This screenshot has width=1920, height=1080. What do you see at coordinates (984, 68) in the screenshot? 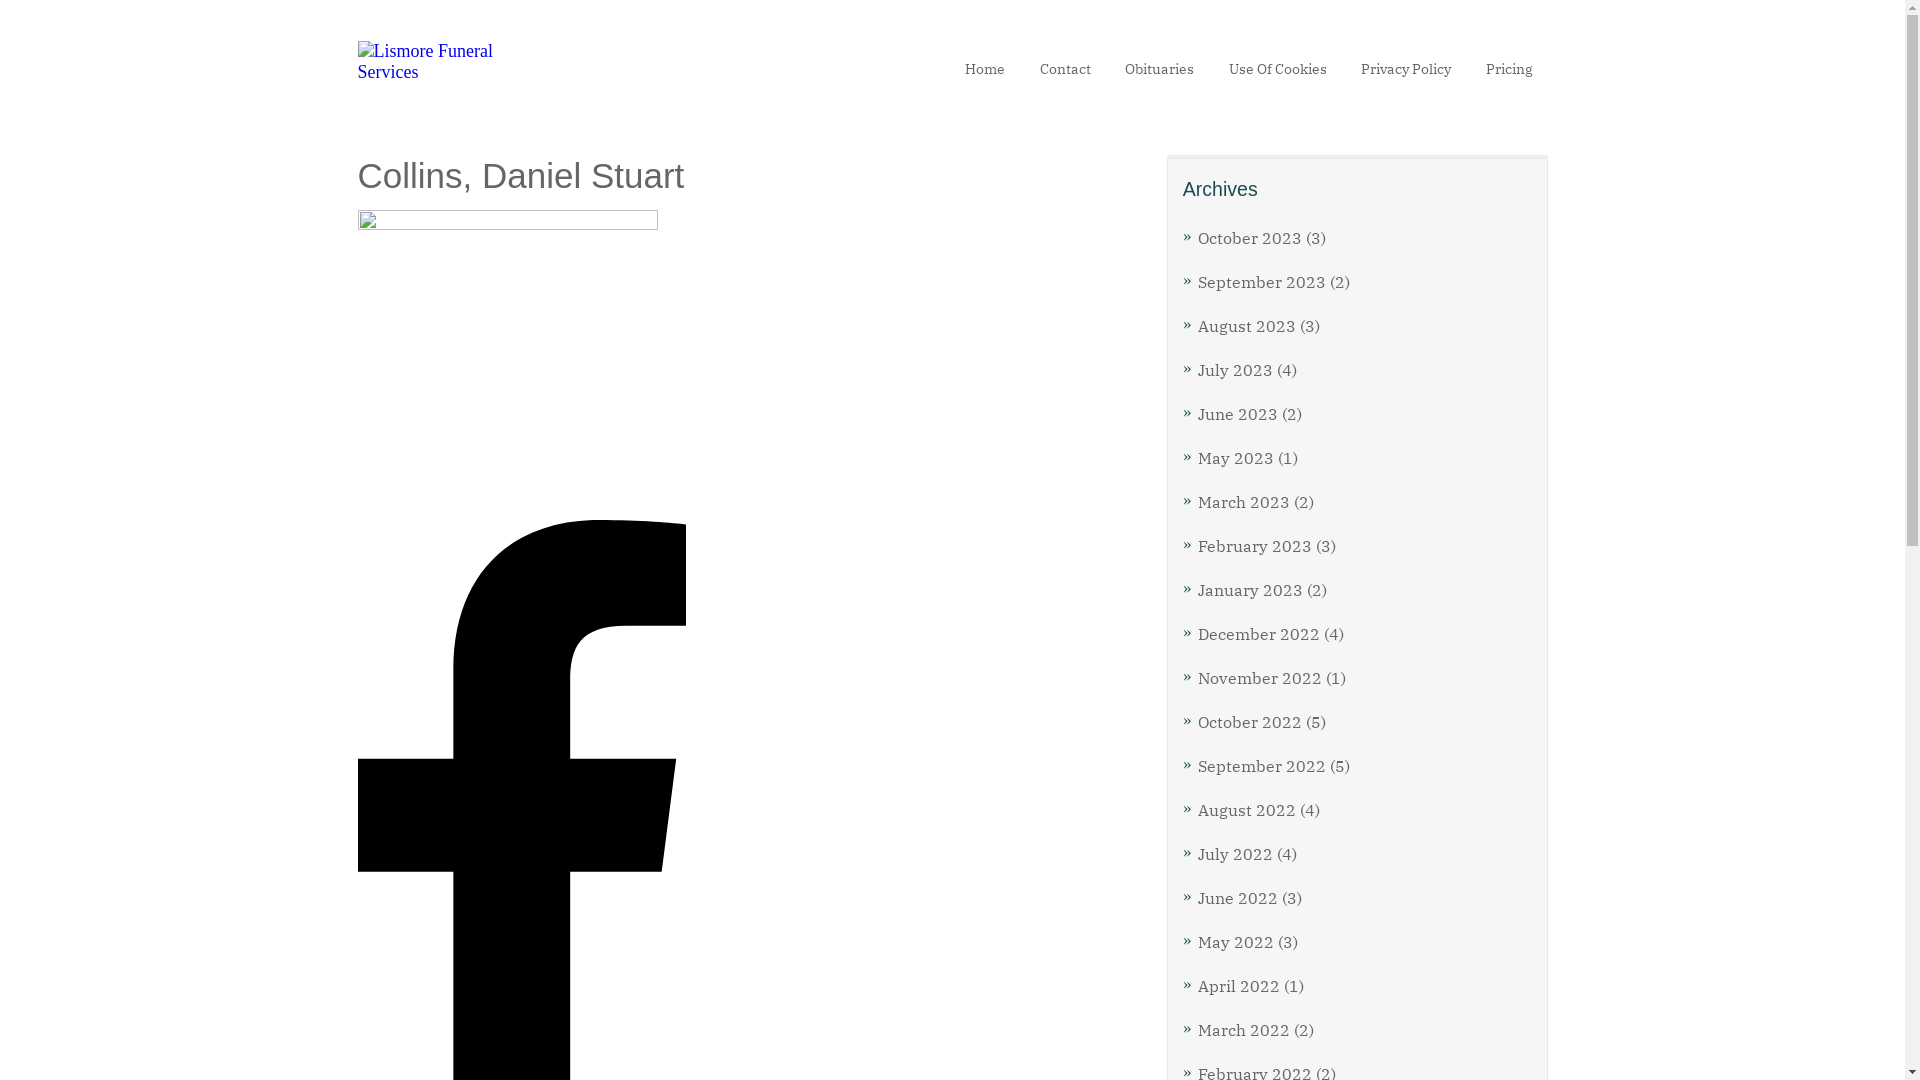
I see `'Home'` at bounding box center [984, 68].